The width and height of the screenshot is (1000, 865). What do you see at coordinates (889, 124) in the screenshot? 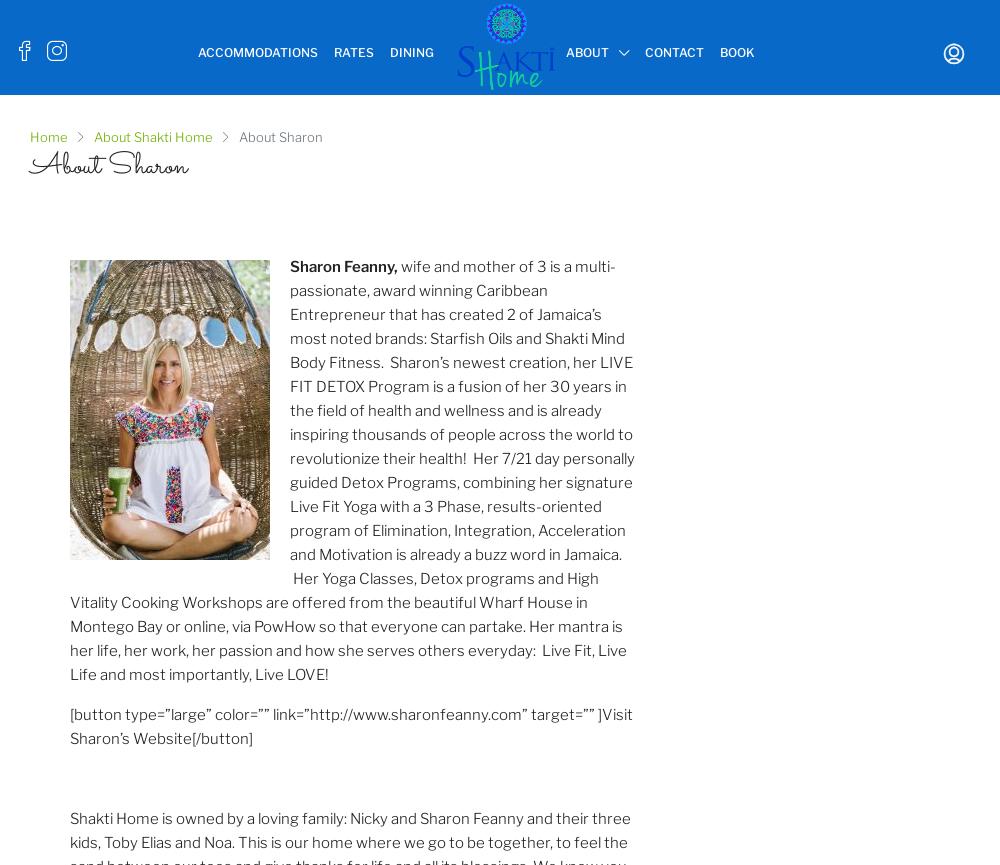
I see `'Favorites'` at bounding box center [889, 124].